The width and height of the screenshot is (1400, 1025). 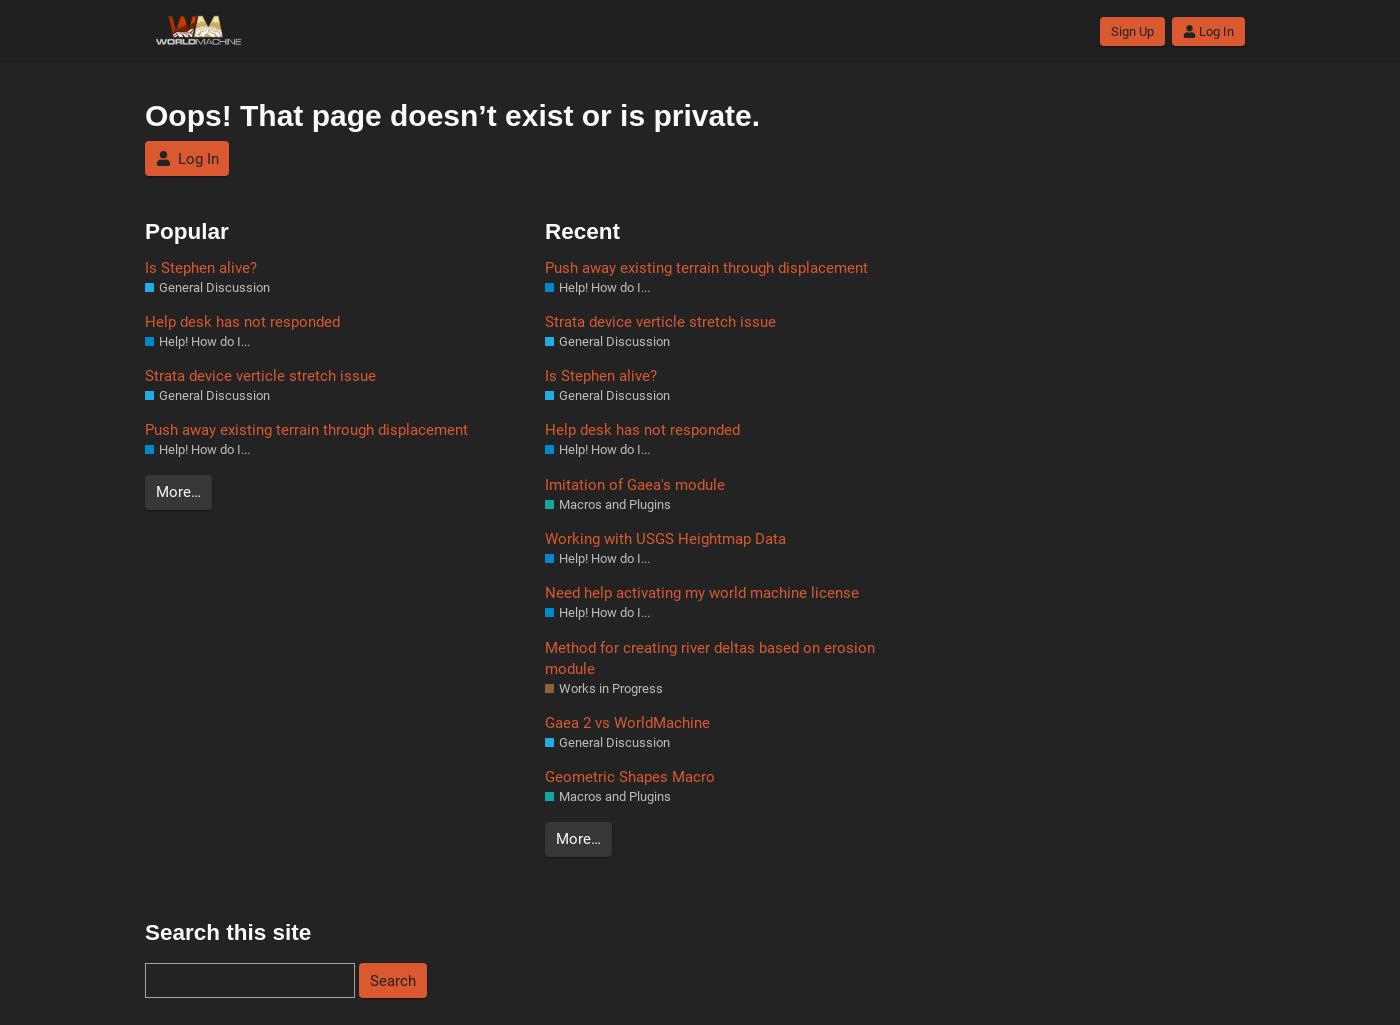 I want to click on 'Method for creating river deltas based on erosion module', so click(x=709, y=657).